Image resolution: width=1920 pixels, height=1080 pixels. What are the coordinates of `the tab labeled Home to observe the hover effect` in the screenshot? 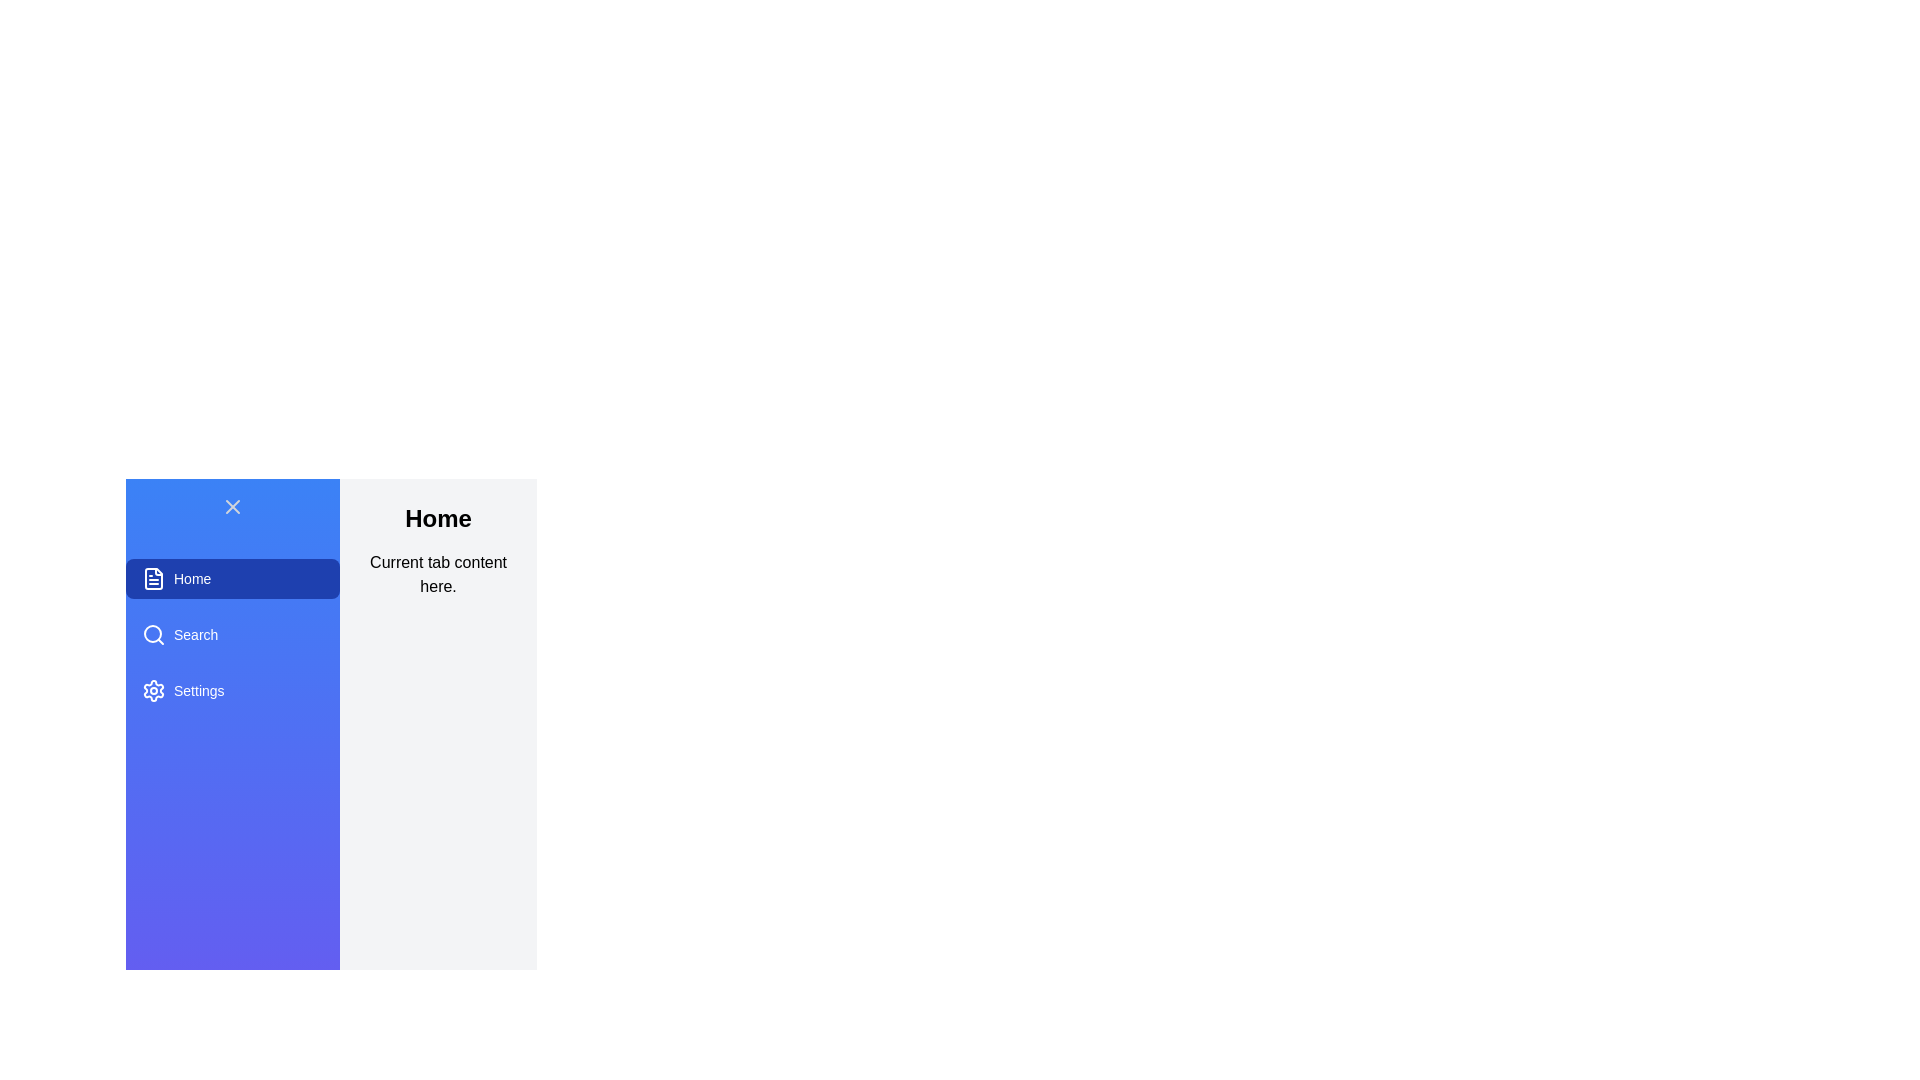 It's located at (233, 578).